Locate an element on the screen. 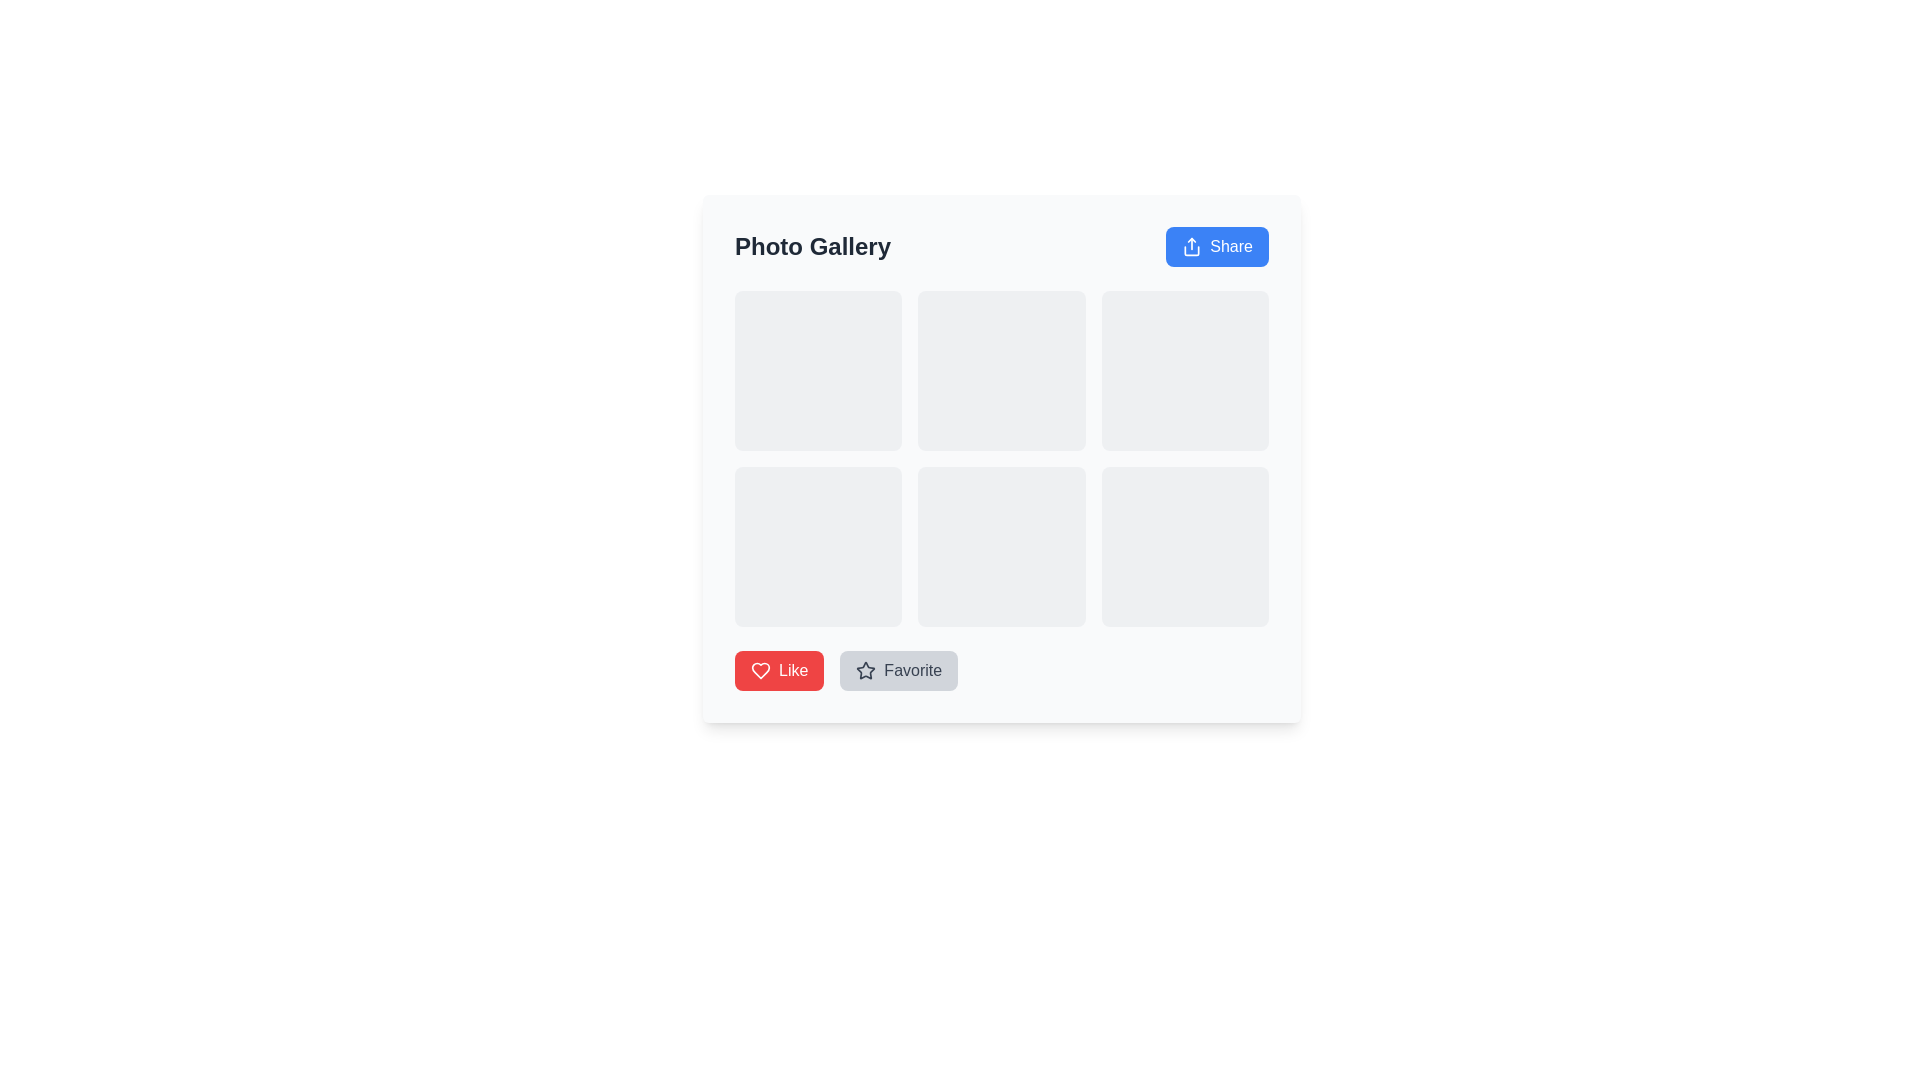 The image size is (1920, 1080). the heart-shaped 'Like' icon, which is outlined in red and located within the red button labeled 'Like' in the bottom left corner of the user interface is located at coordinates (760, 671).